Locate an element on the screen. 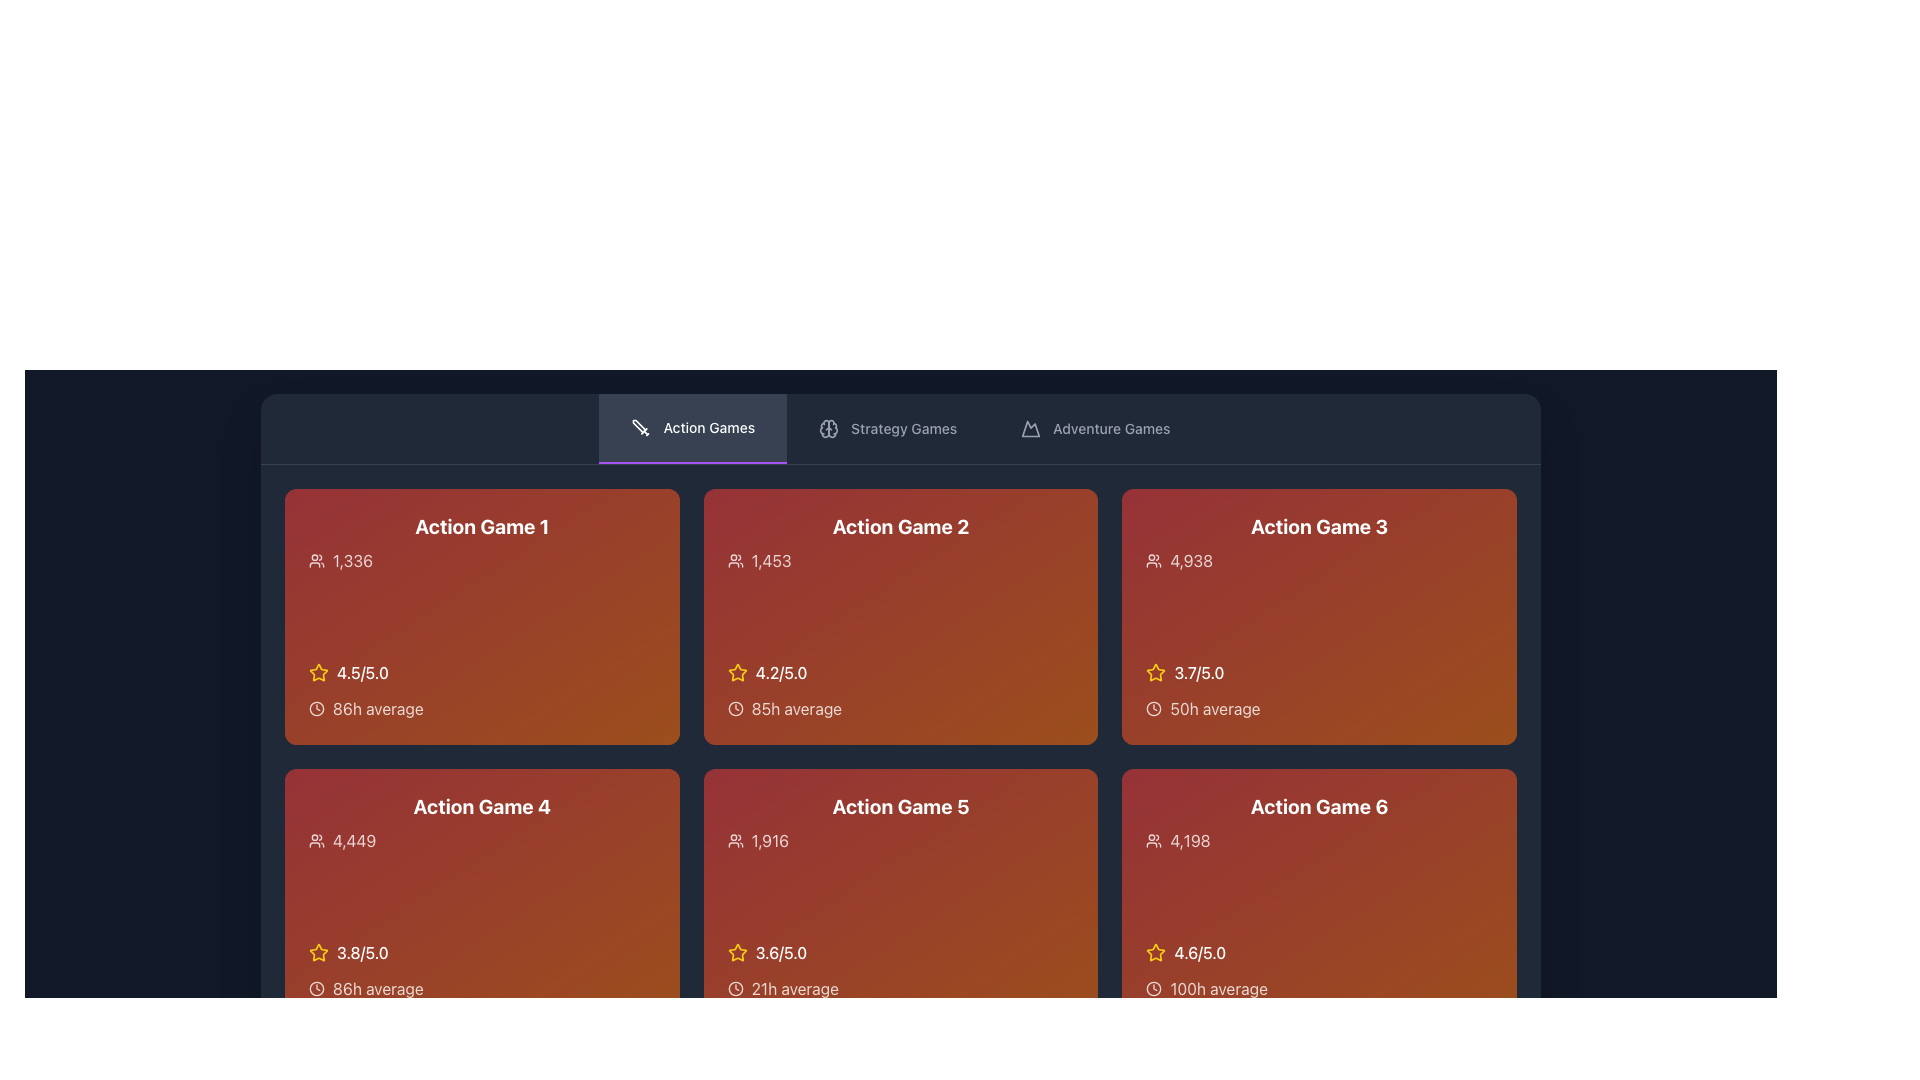  the user group icon, which is represented by three human shapes, located to the left of the '1,916' text within the 'Action Game 5' card is located at coordinates (734, 840).